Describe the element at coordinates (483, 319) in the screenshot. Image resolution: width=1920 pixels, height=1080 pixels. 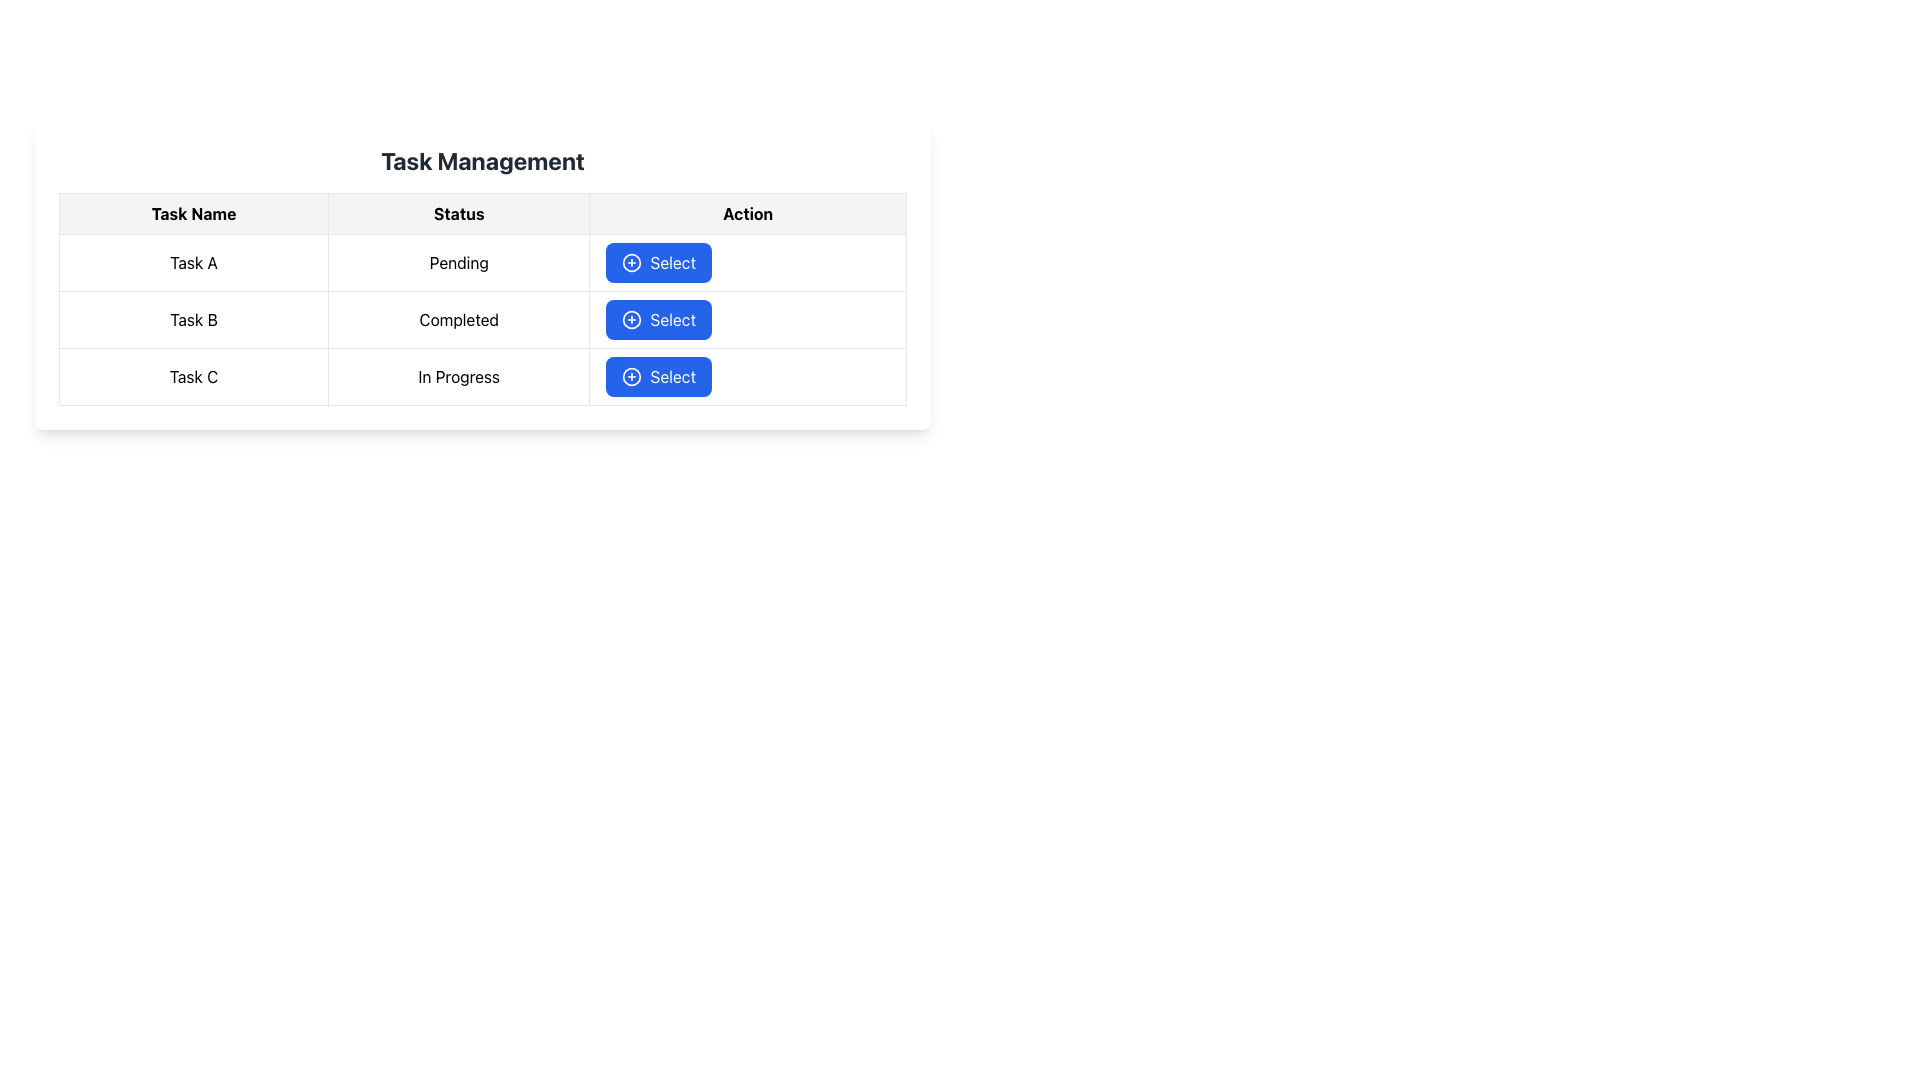
I see `a row` at that location.